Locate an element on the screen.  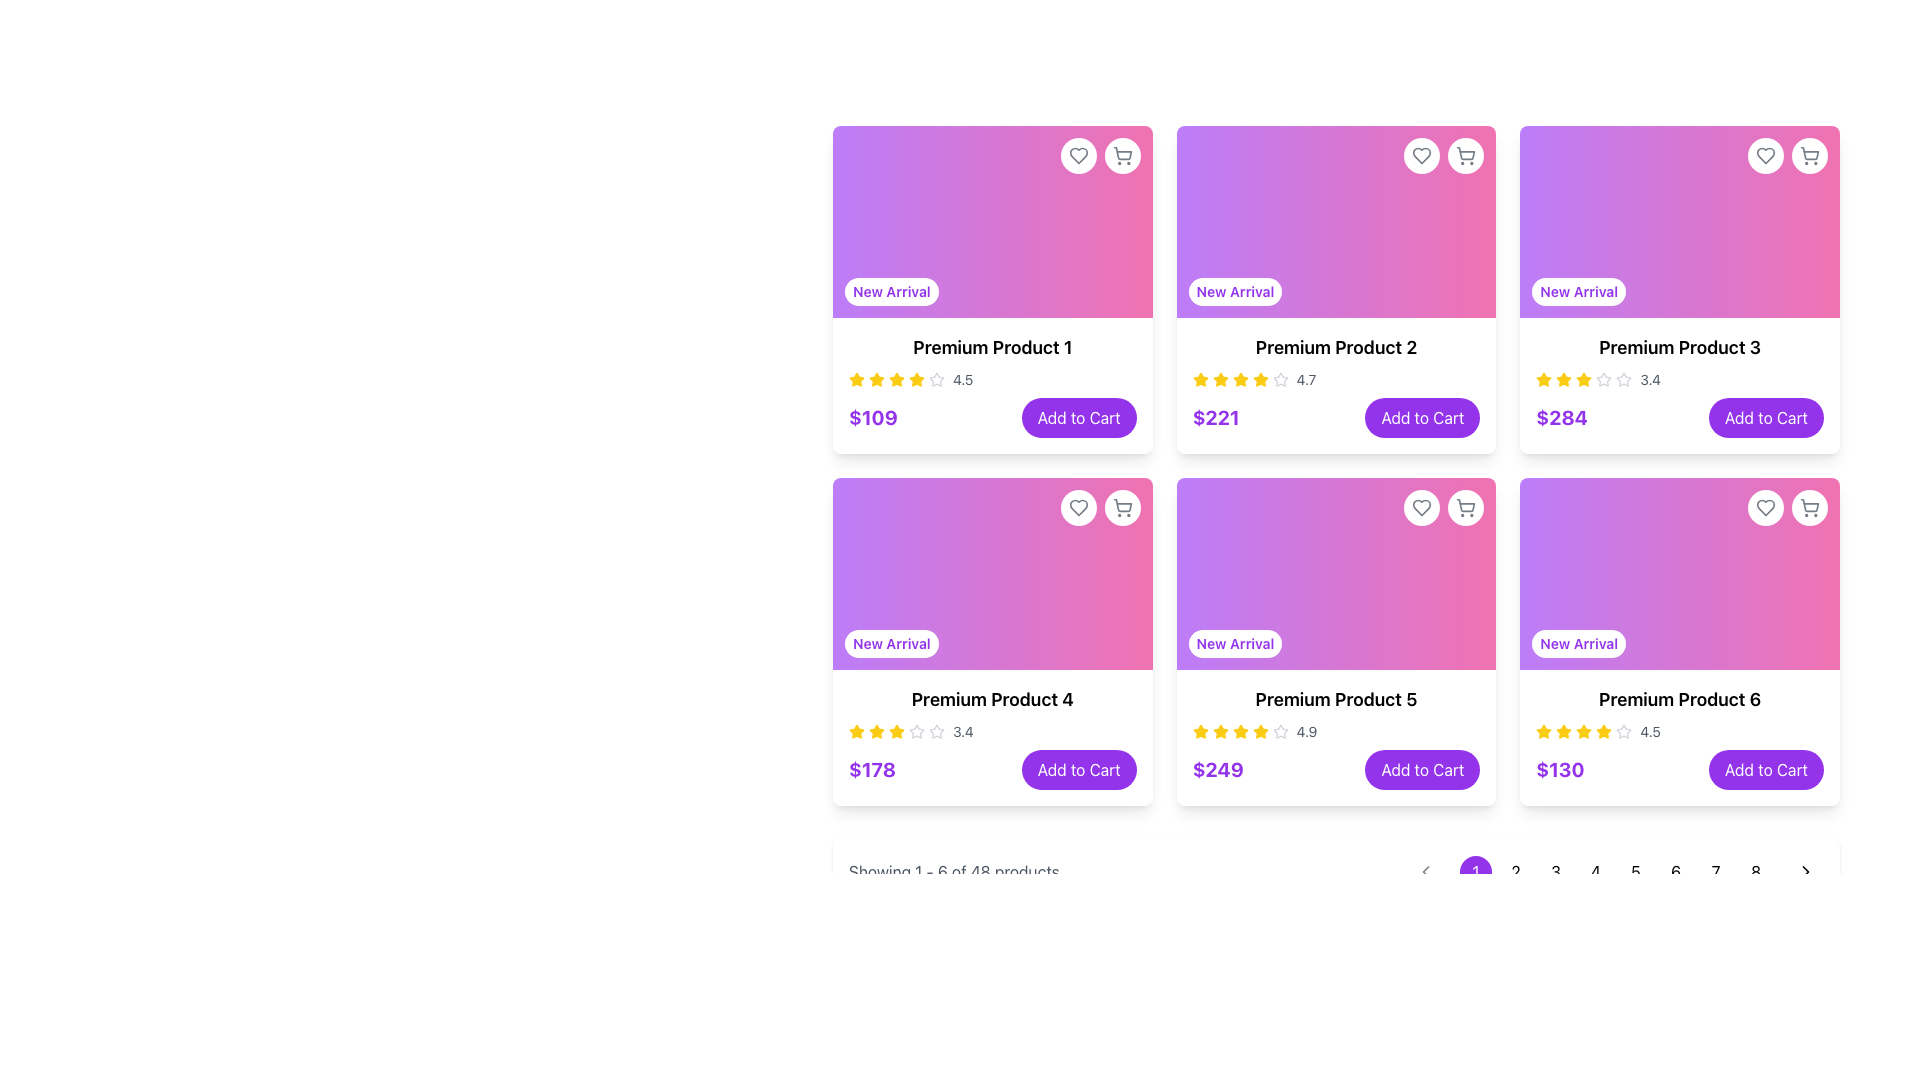
the shopping cart icon located in the top right corner of the fifth product card in the second row of the grid layout is located at coordinates (1466, 504).